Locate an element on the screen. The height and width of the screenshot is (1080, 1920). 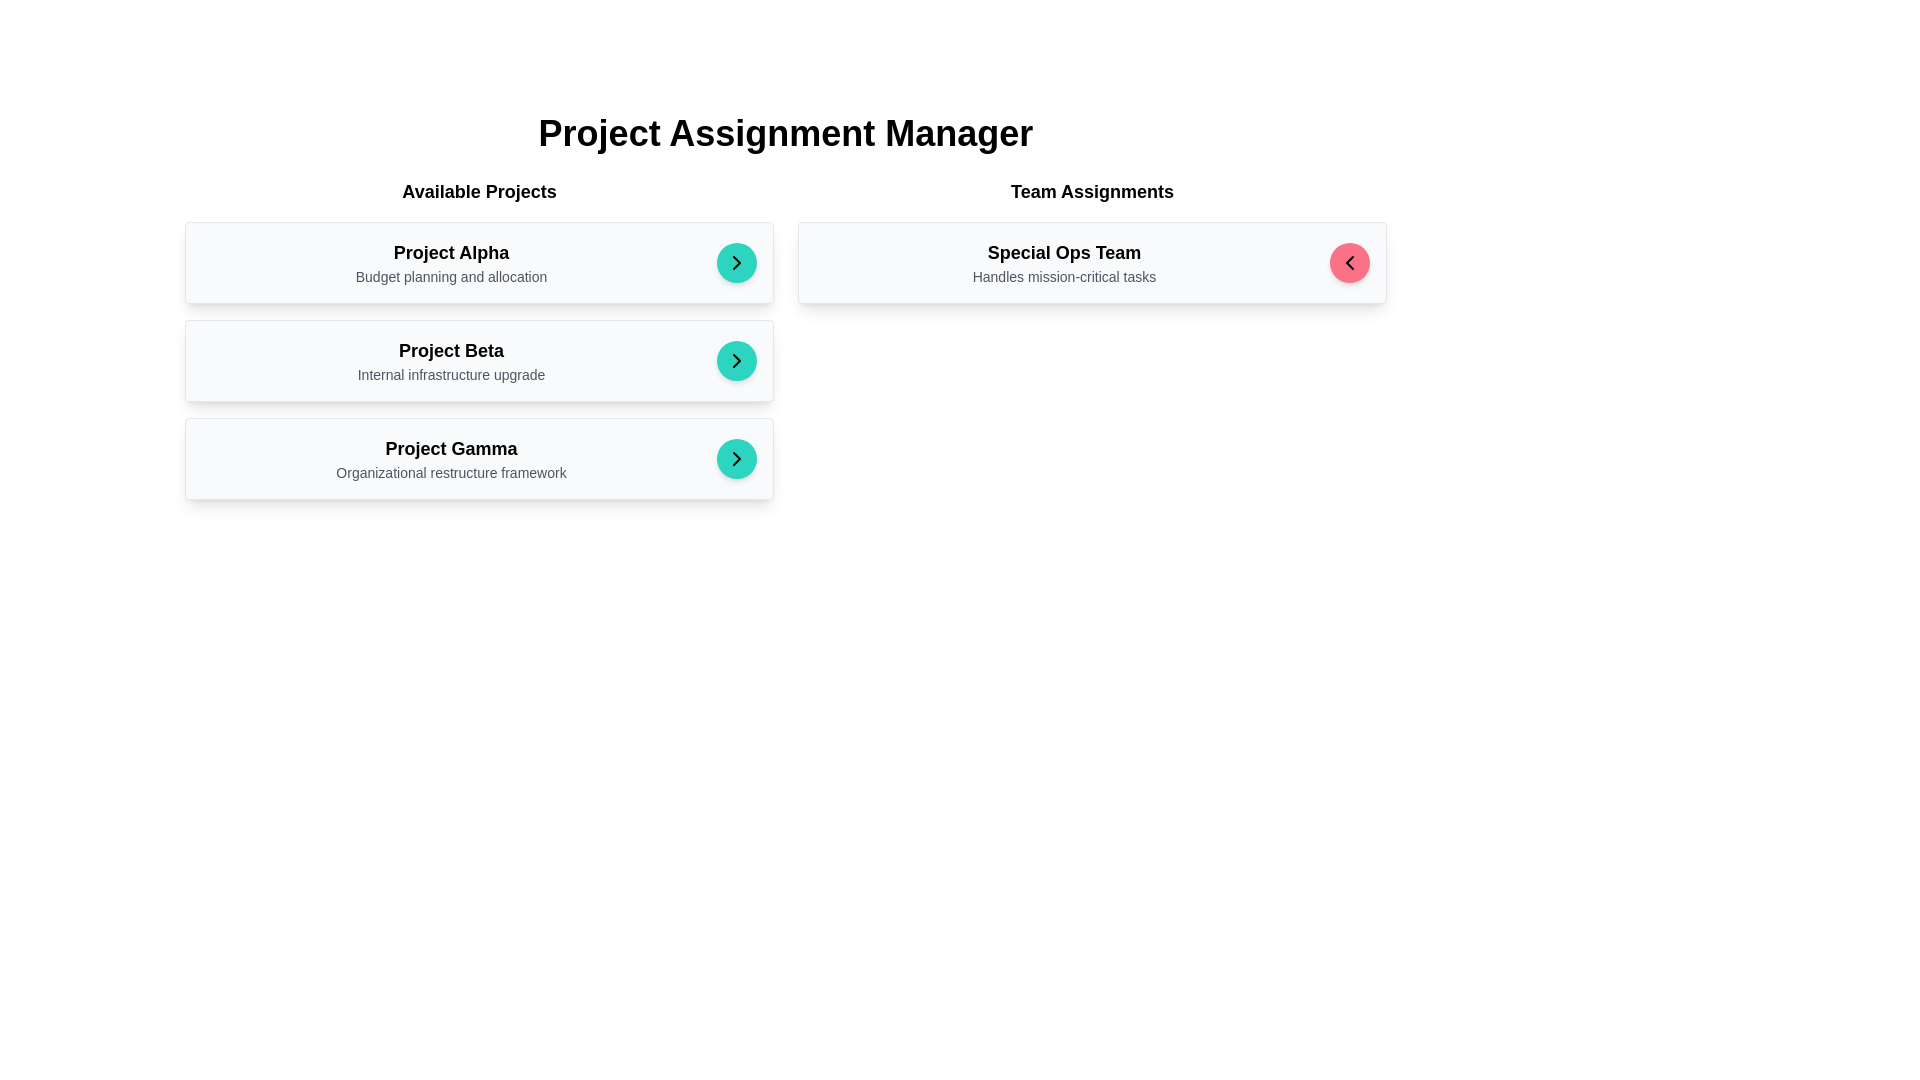
the navigation button at the right end of the 'Project Alpha' card in the 'Available Projects' section to trigger a visual effect is located at coordinates (736, 261).